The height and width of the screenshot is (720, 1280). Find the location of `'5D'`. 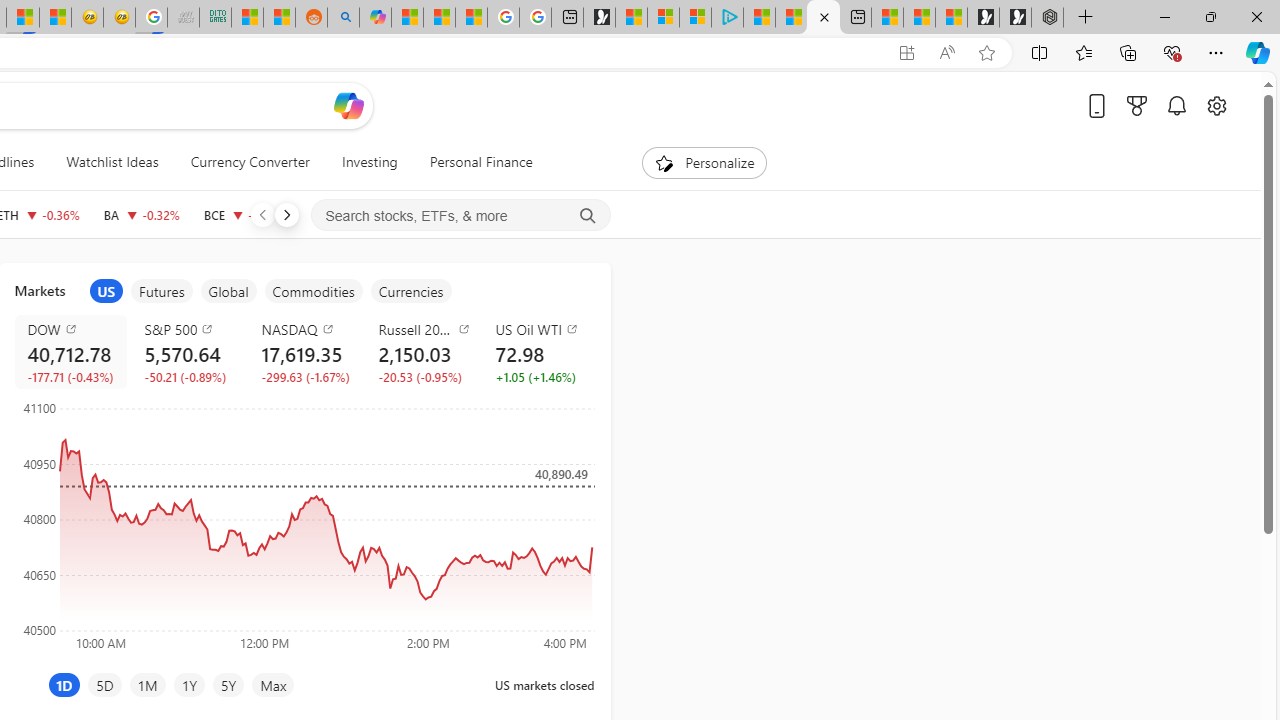

'5D' is located at coordinates (103, 684).